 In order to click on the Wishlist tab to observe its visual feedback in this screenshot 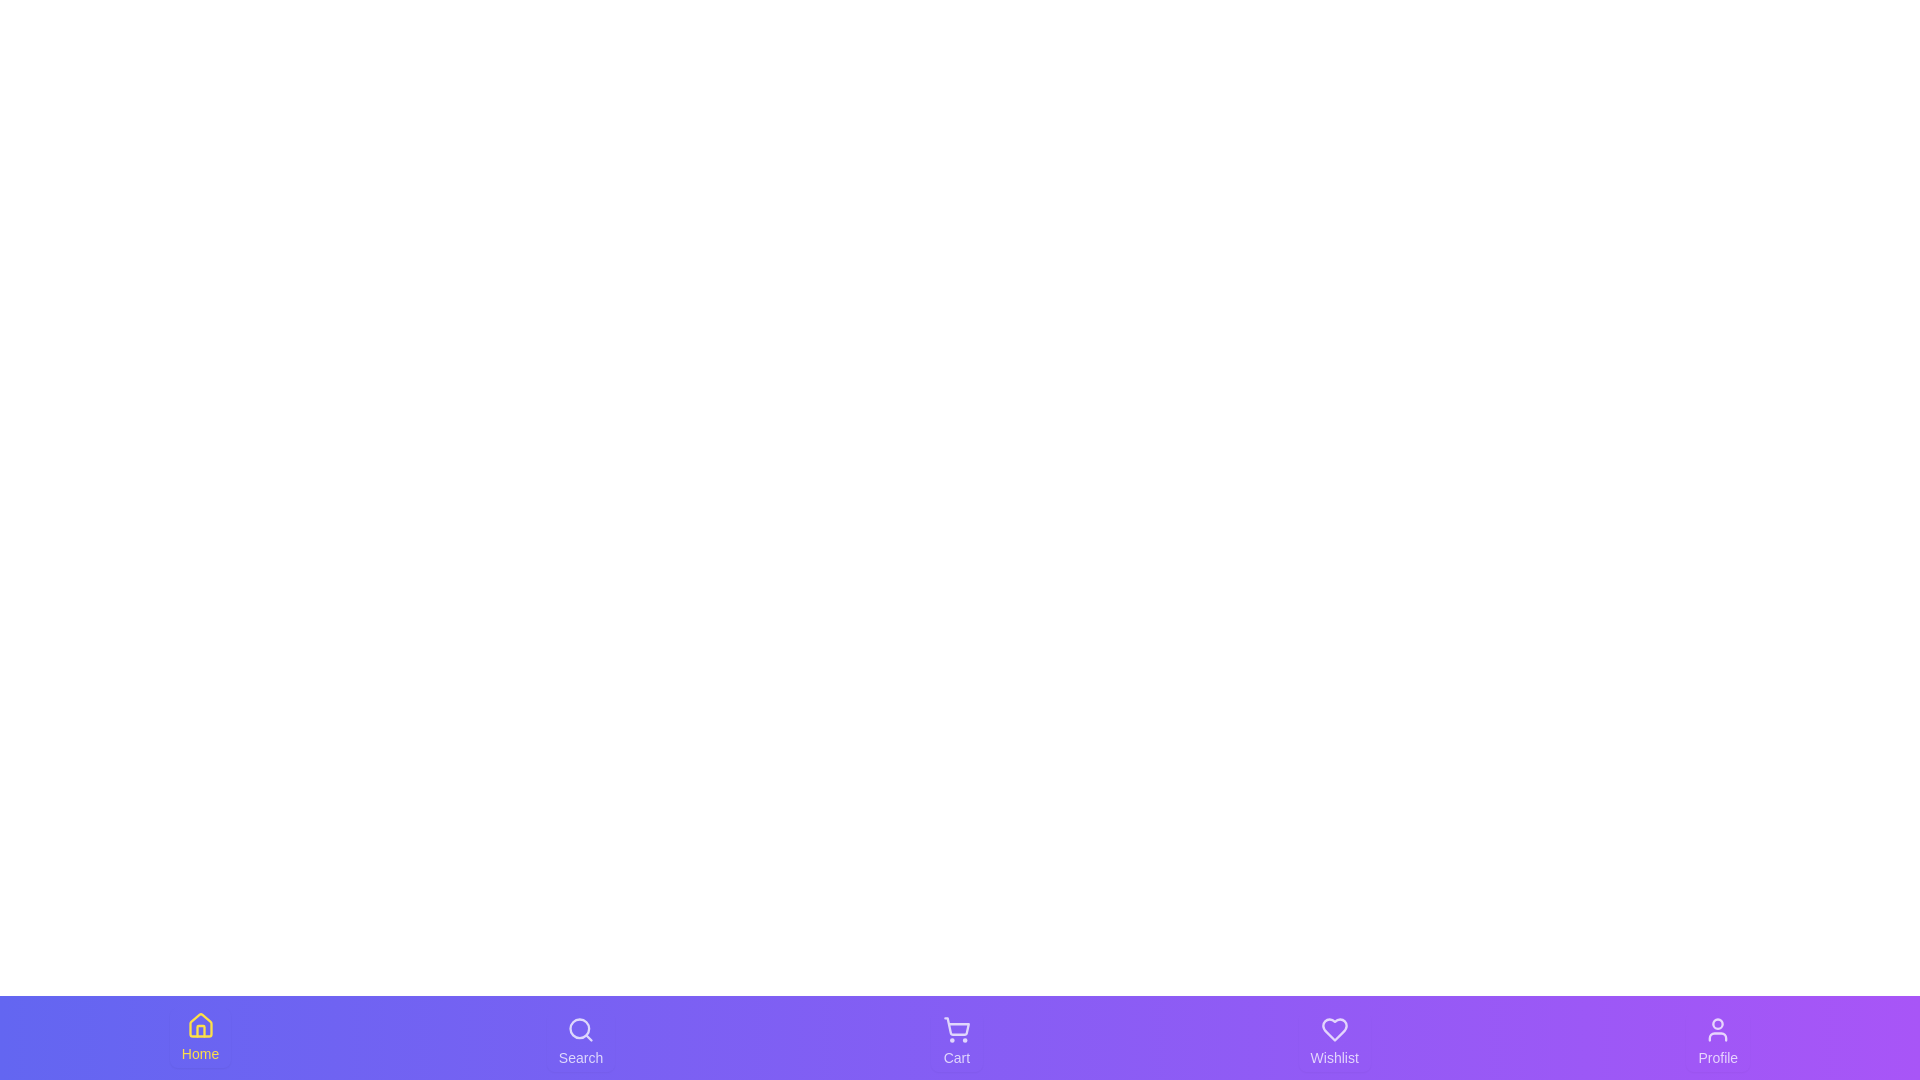, I will do `click(1334, 1040)`.